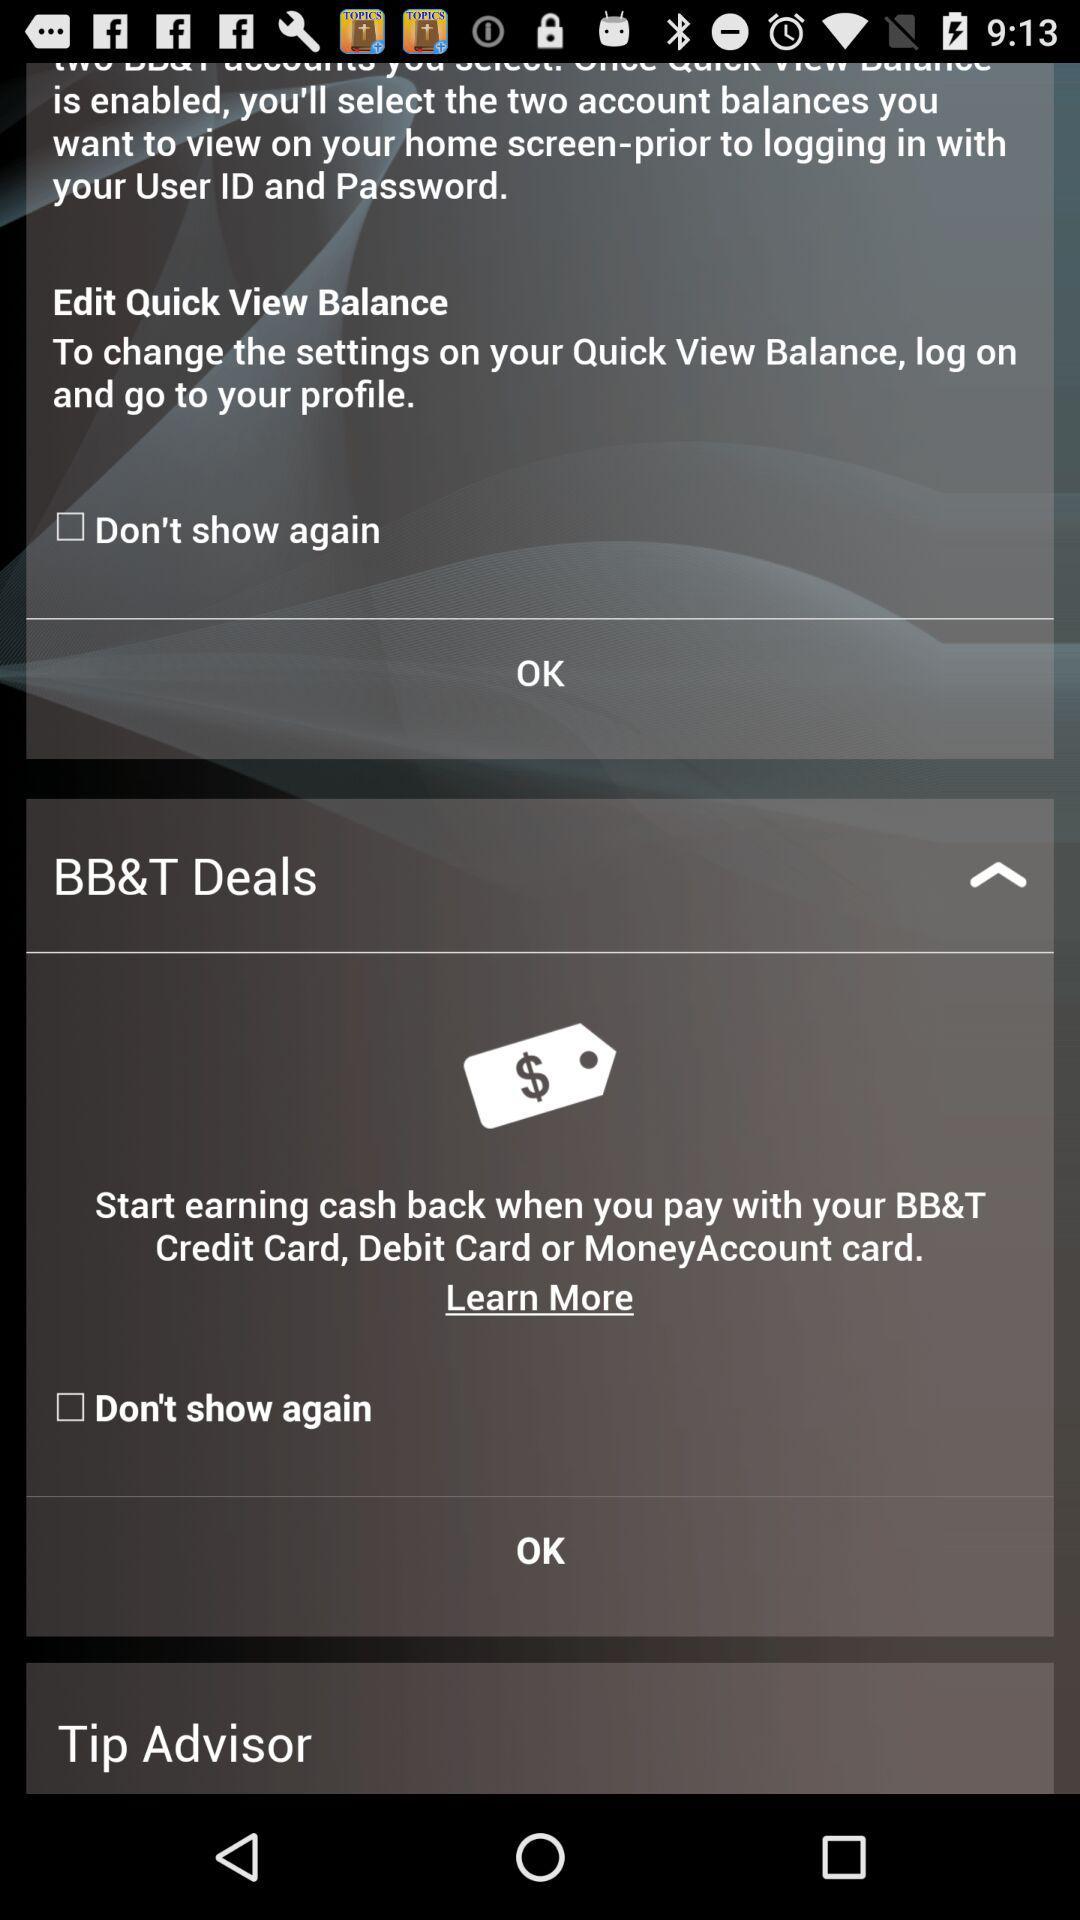 The width and height of the screenshot is (1080, 1920). I want to click on the item below start earning cash icon, so click(538, 1296).